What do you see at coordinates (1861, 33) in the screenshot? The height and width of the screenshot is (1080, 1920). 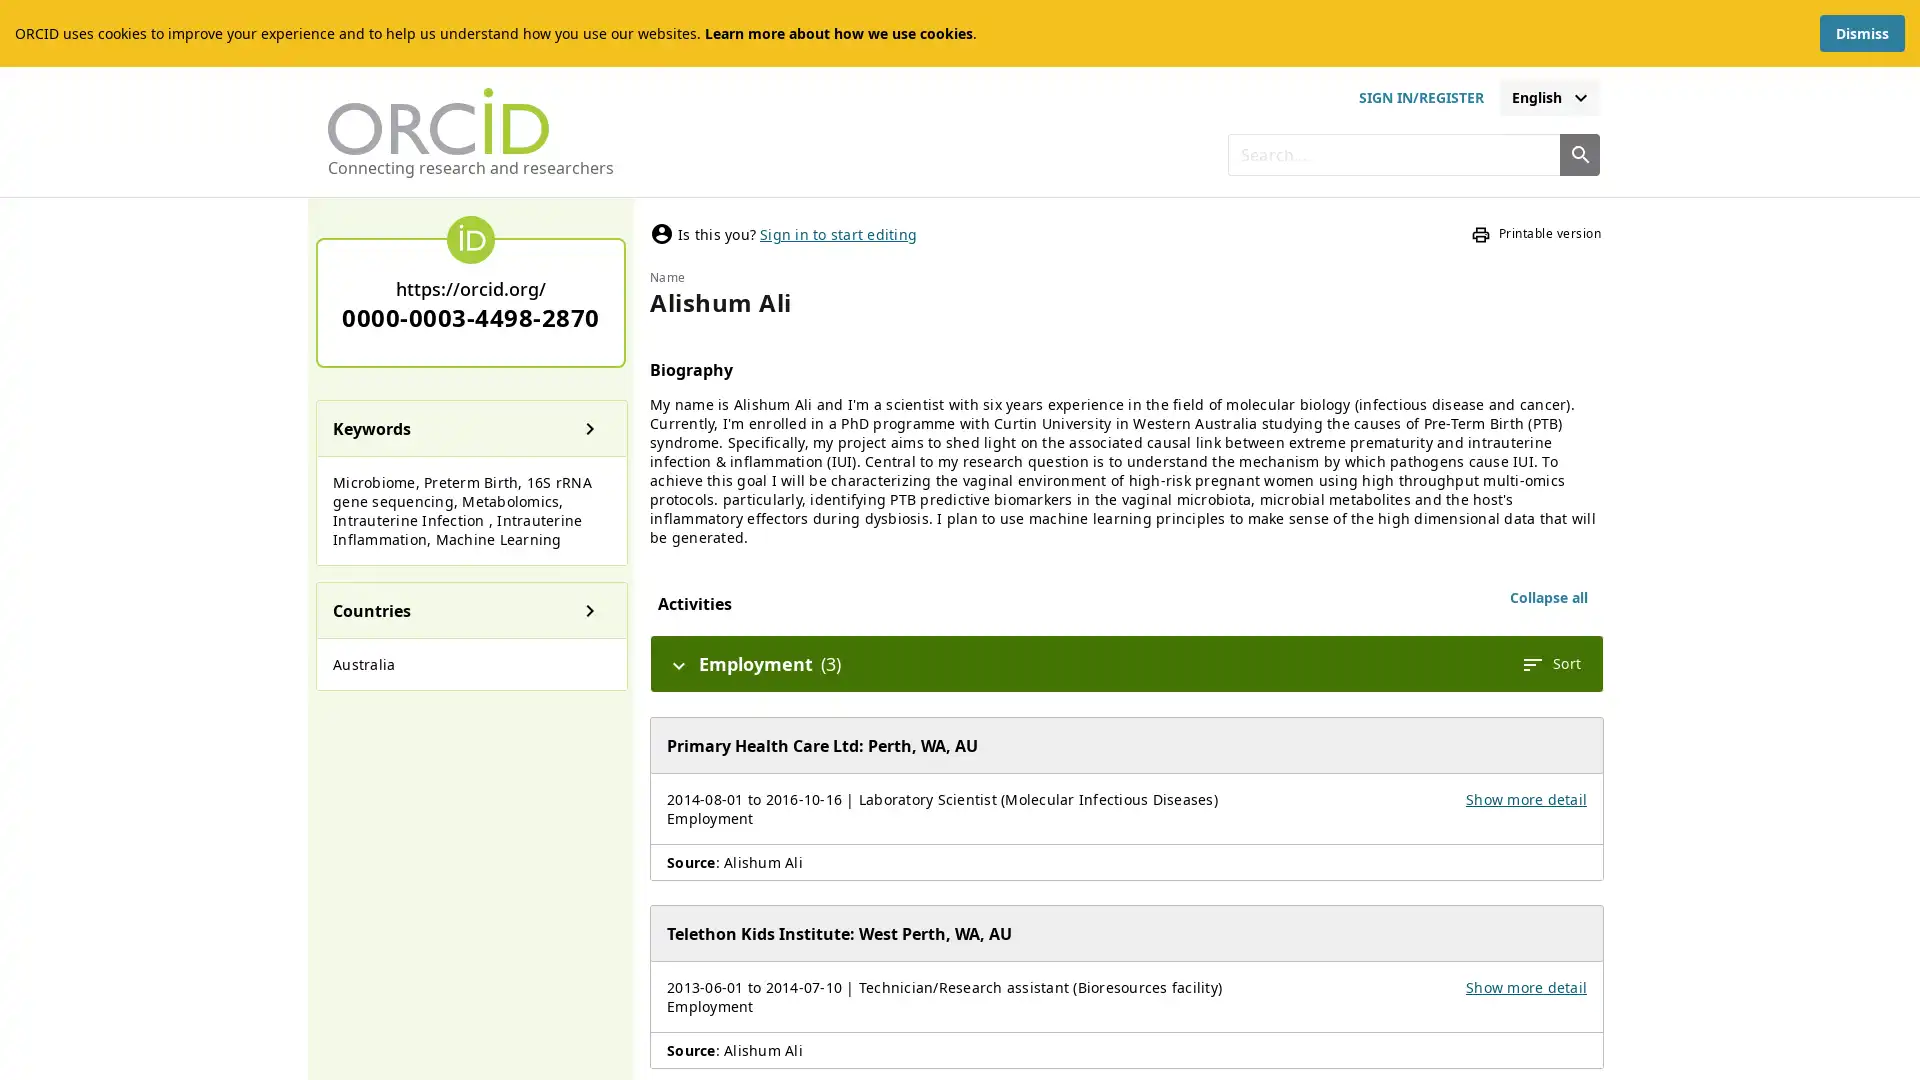 I see `Dismiss` at bounding box center [1861, 33].